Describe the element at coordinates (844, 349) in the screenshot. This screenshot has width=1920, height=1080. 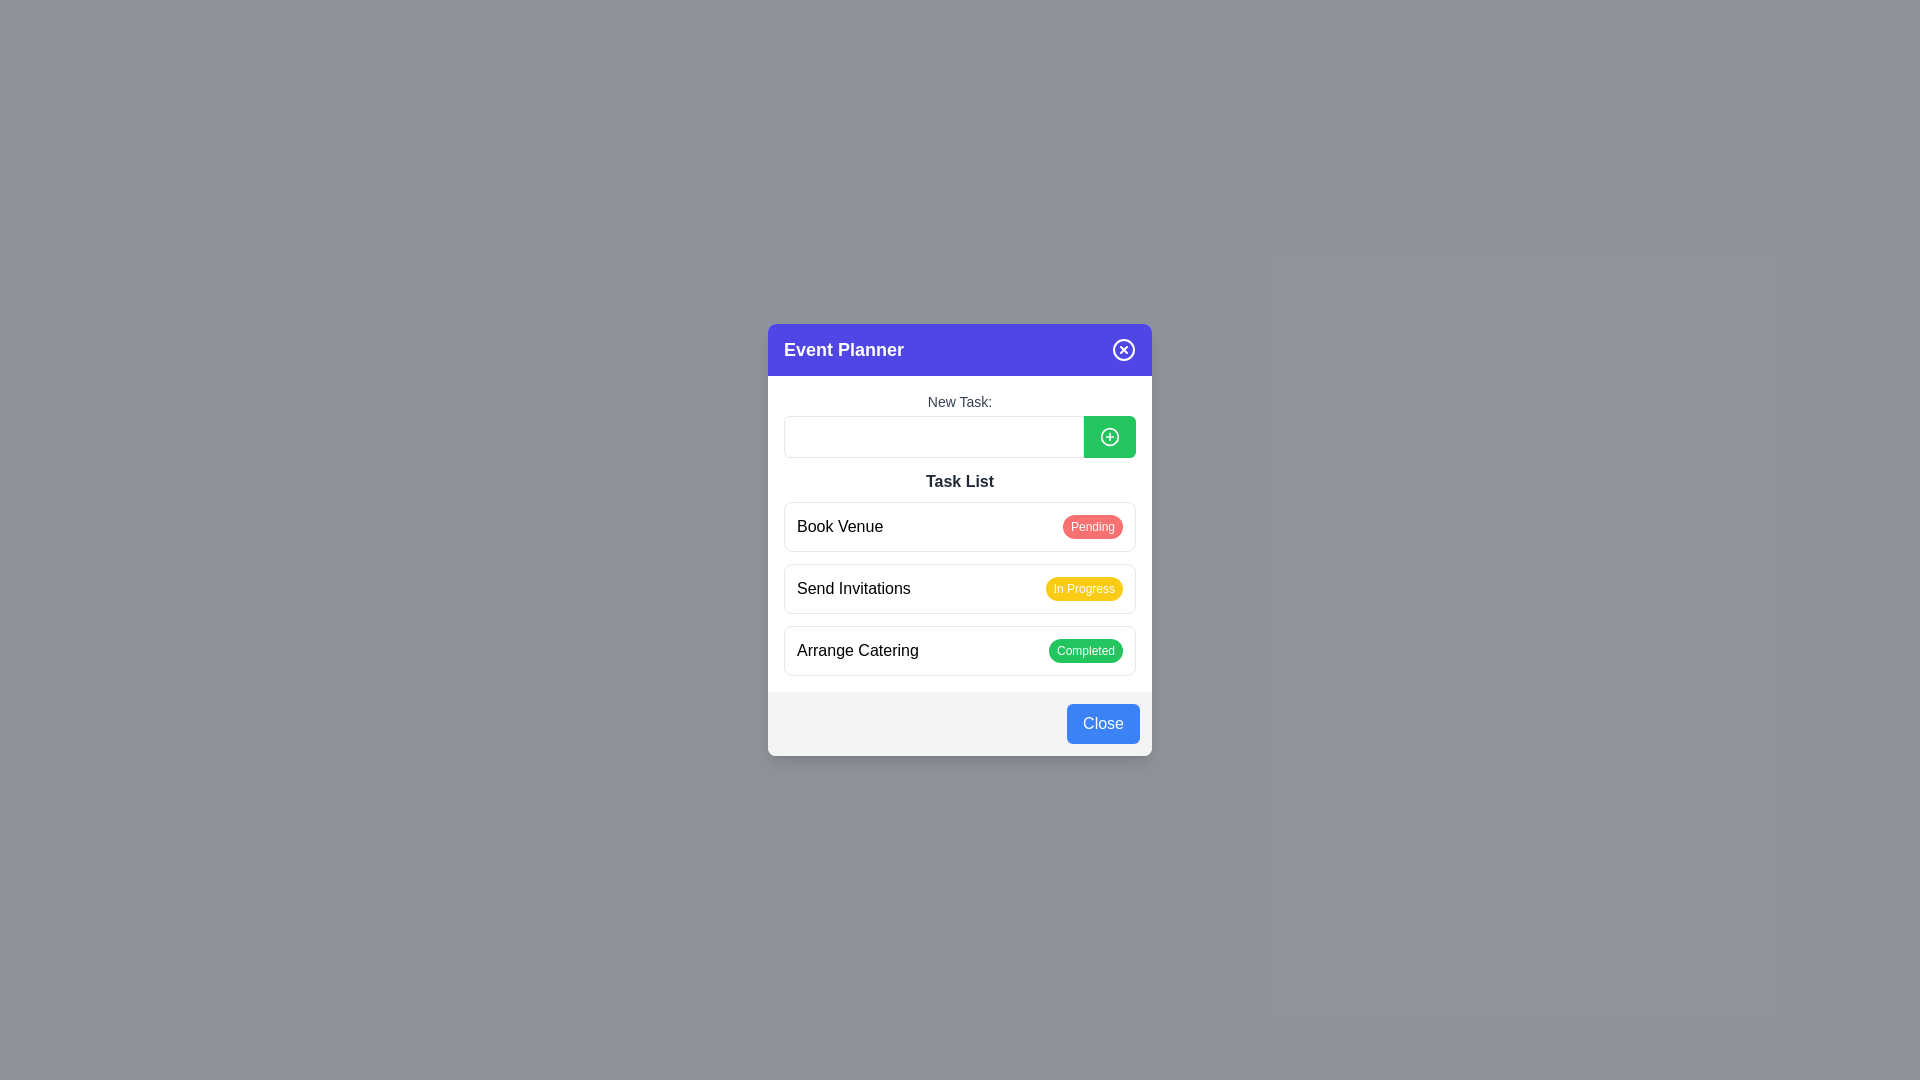
I see `bold, large white text 'Event Planner' located at the top of the modal against a purple background` at that location.